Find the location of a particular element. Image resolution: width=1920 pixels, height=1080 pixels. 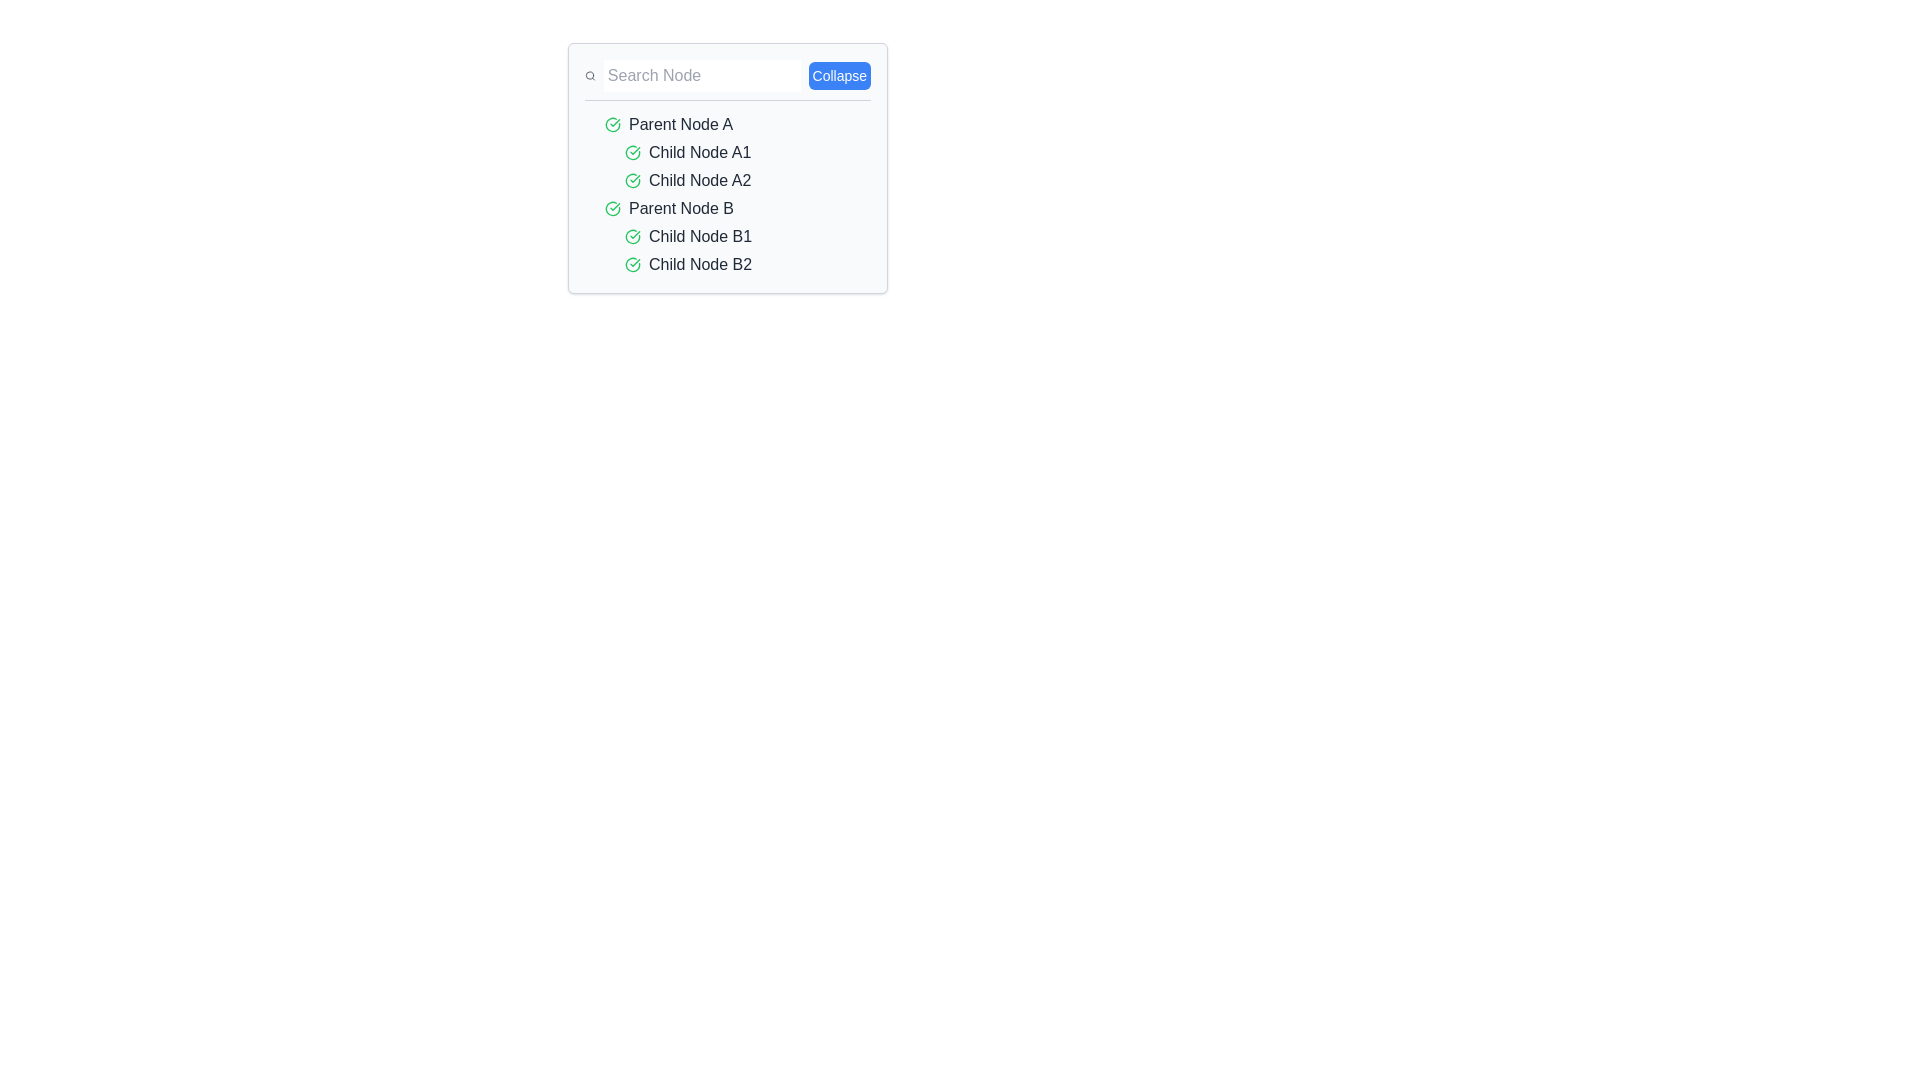

the magnifying glass icon which represents the search functionality located to the left of the 'Search Node' input field is located at coordinates (589, 75).